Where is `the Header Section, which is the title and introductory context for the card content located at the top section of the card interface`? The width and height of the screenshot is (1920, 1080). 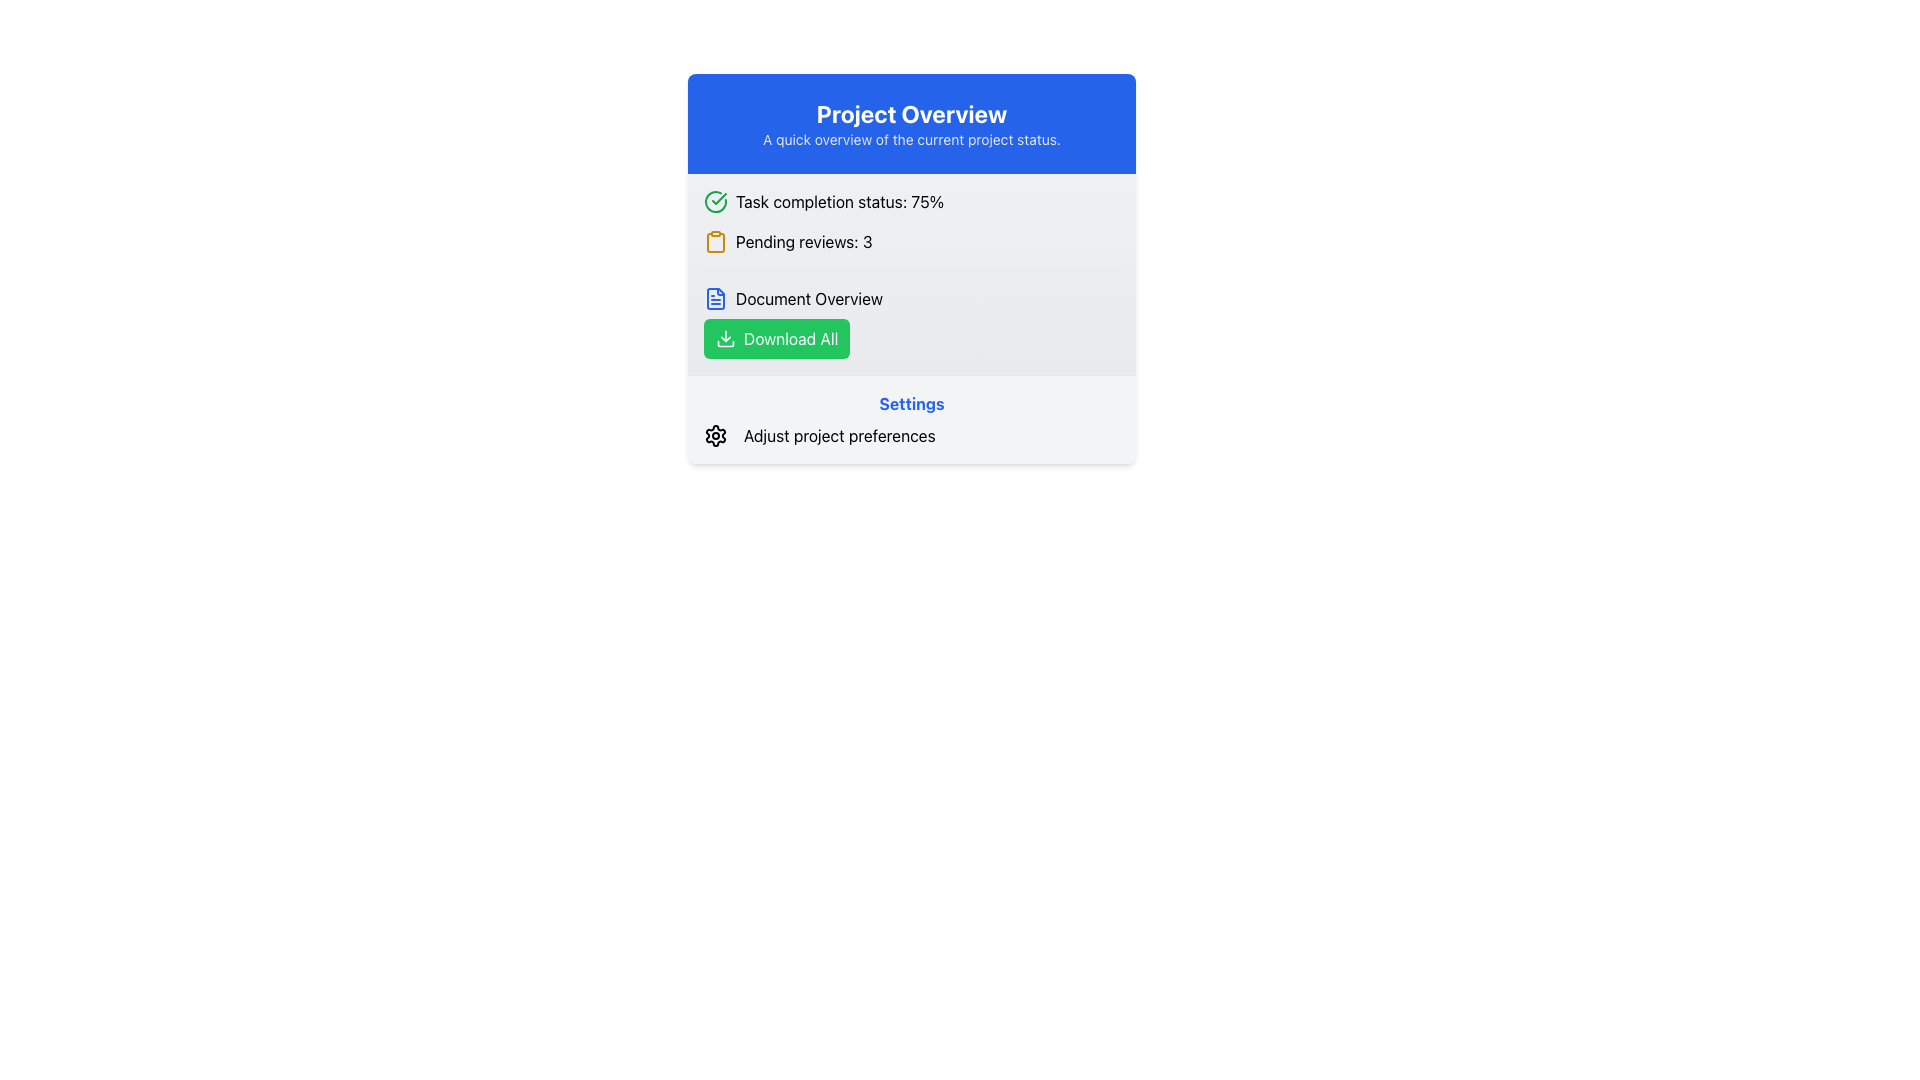
the Header Section, which is the title and introductory context for the card content located at the top section of the card interface is located at coordinates (911, 123).